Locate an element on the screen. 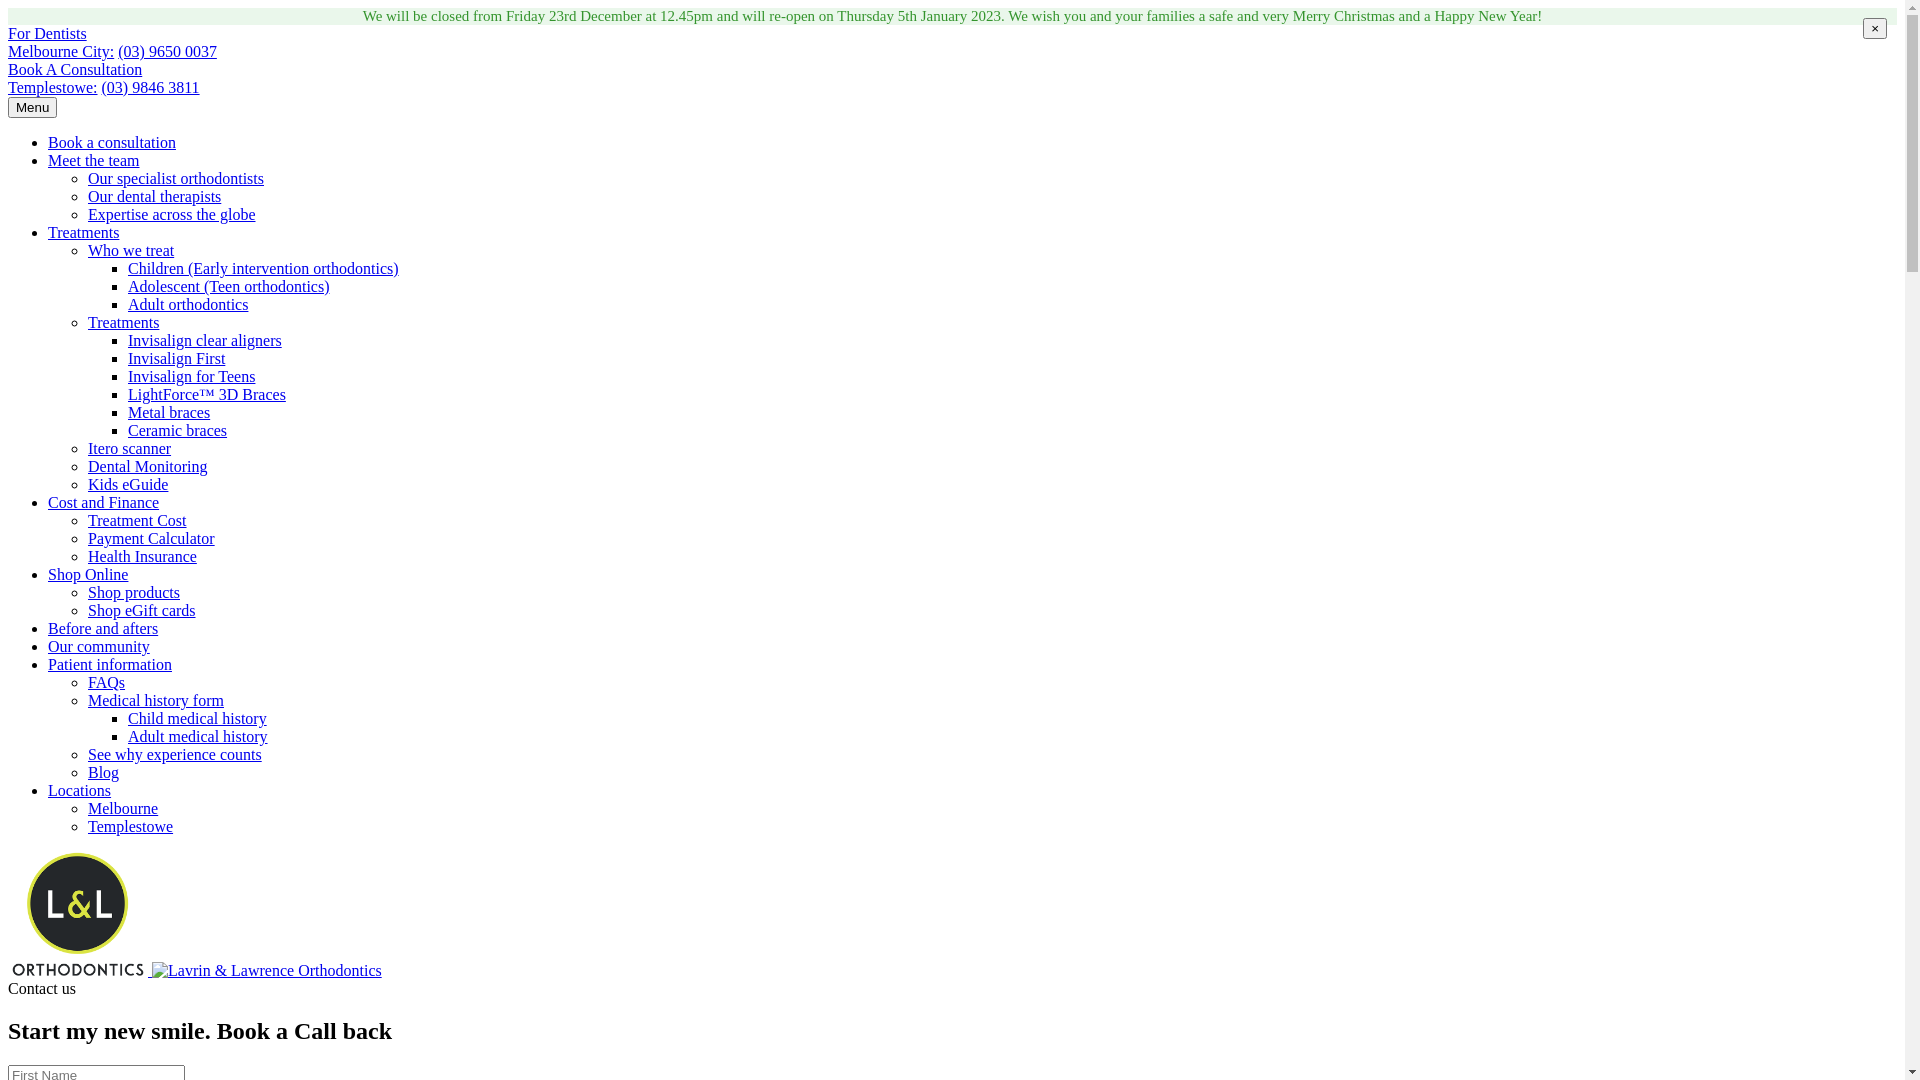 The width and height of the screenshot is (1920, 1080). 'Health Insurance' is located at coordinates (141, 556).